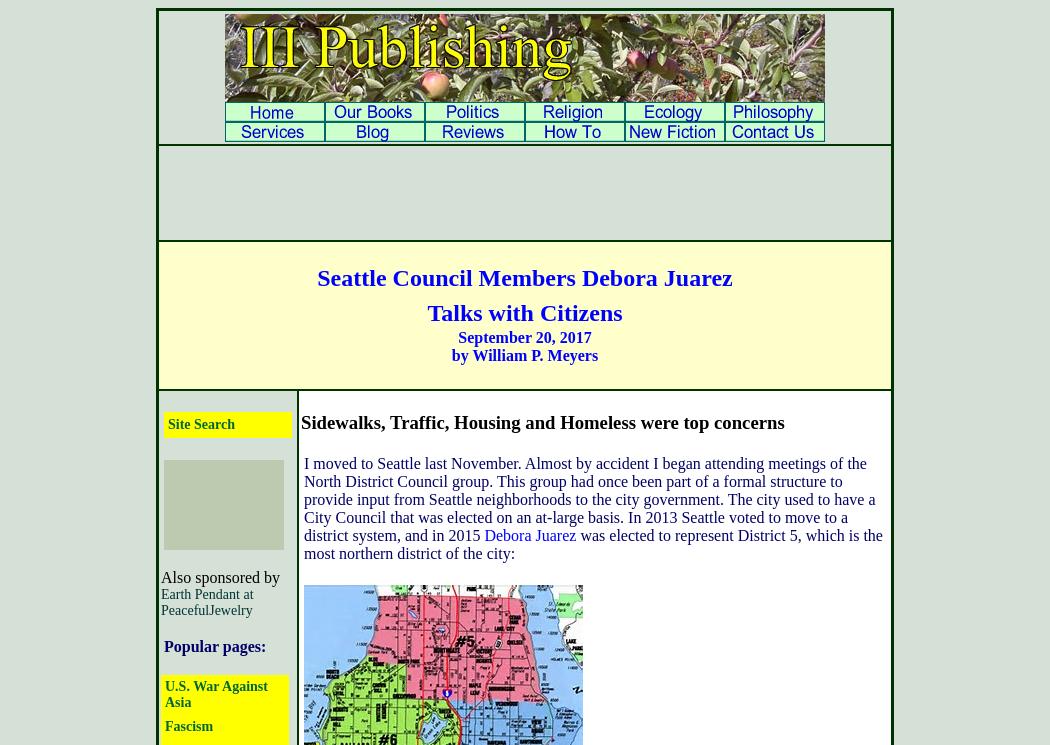  What do you see at coordinates (214, 693) in the screenshot?
I see `'U.S. War Against Asia'` at bounding box center [214, 693].